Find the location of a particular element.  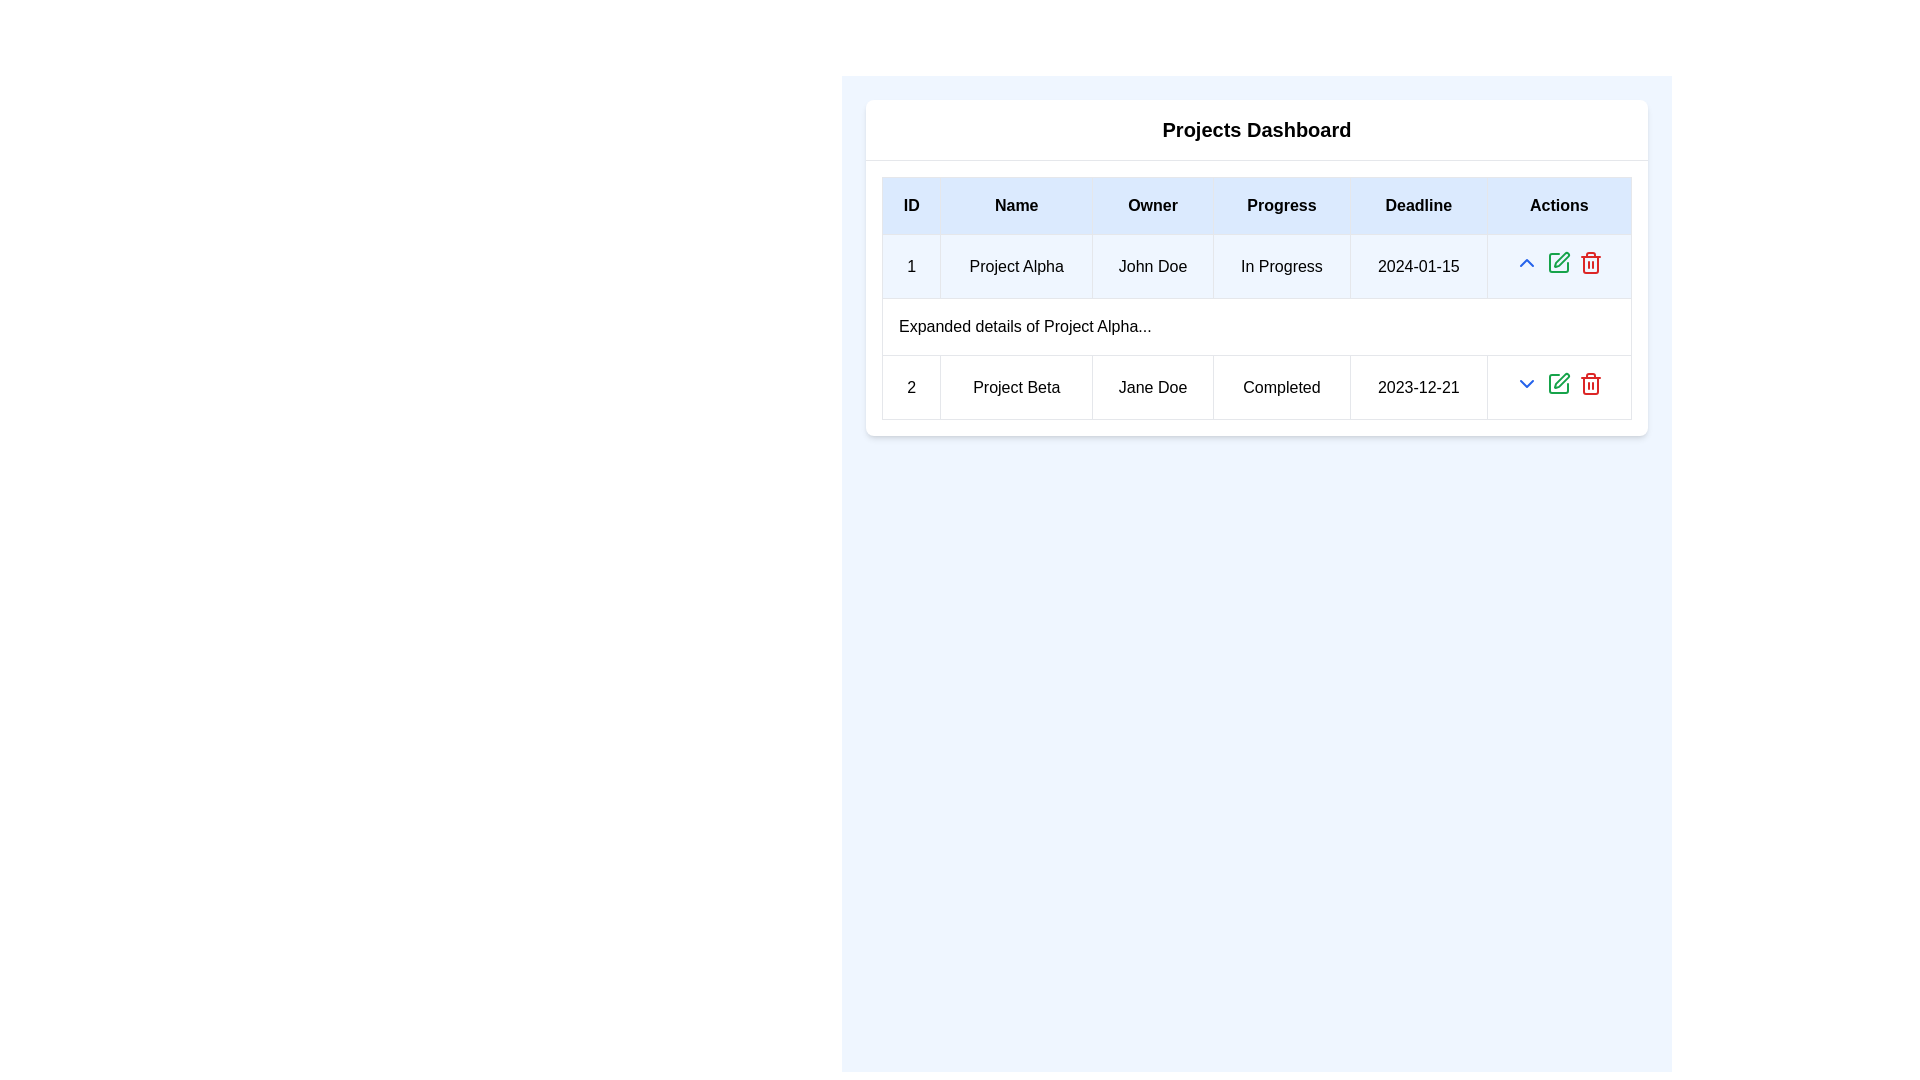

the trash bin icon located is located at coordinates (1590, 264).